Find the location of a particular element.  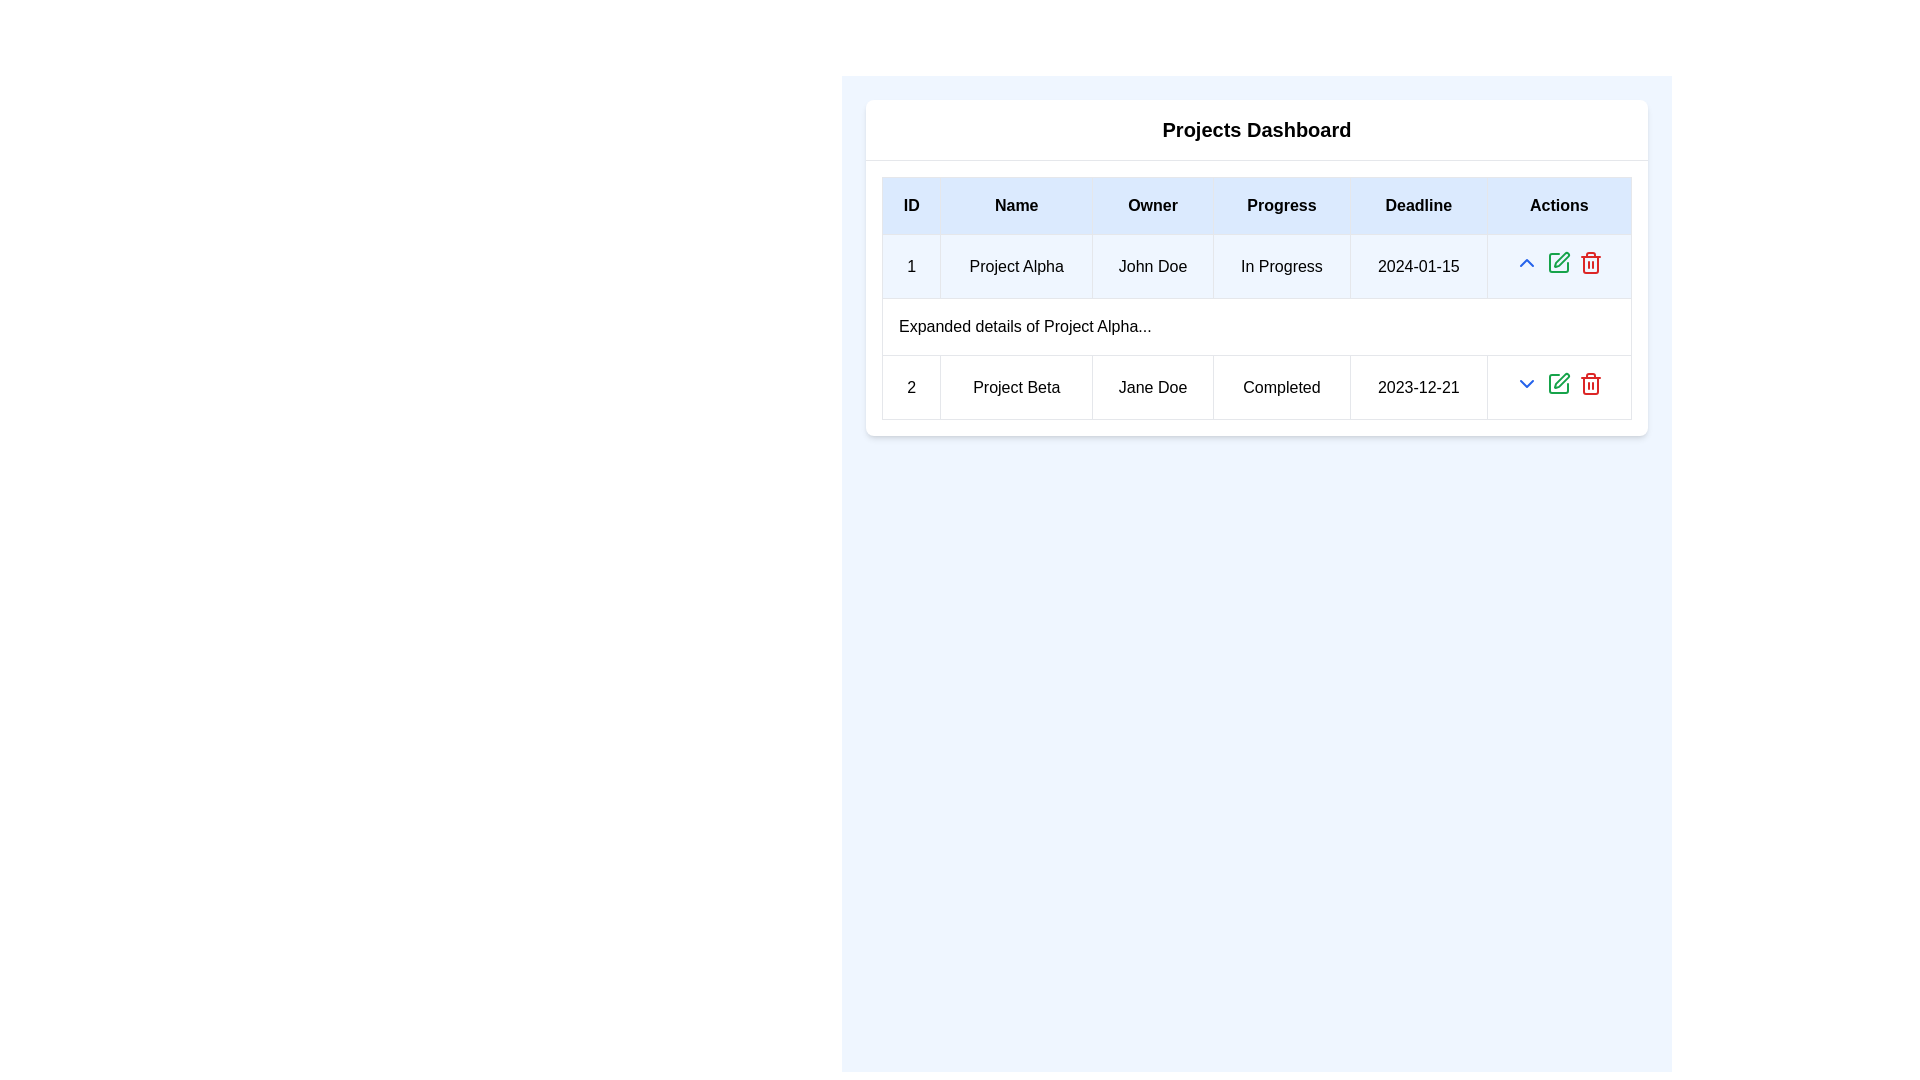

the trash bin icon located is located at coordinates (1590, 264).